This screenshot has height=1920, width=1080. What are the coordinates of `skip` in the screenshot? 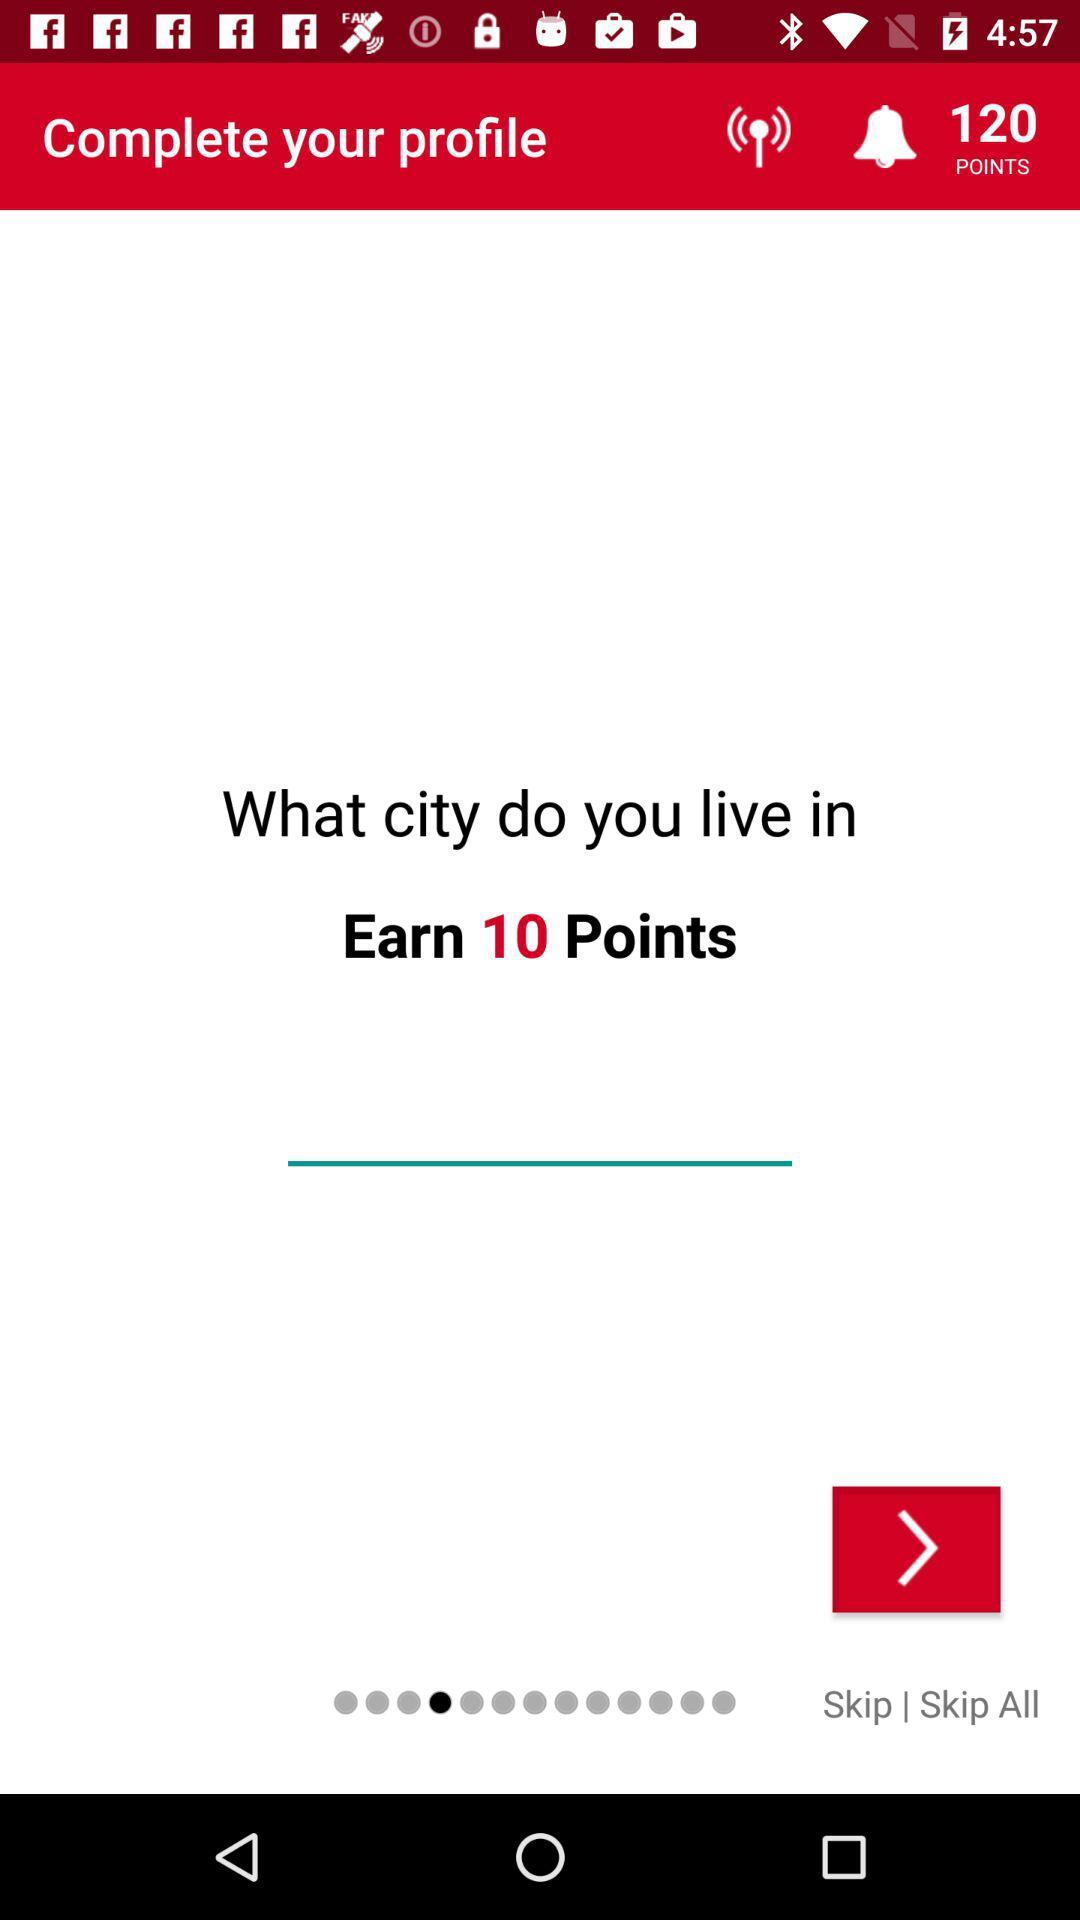 It's located at (856, 1702).